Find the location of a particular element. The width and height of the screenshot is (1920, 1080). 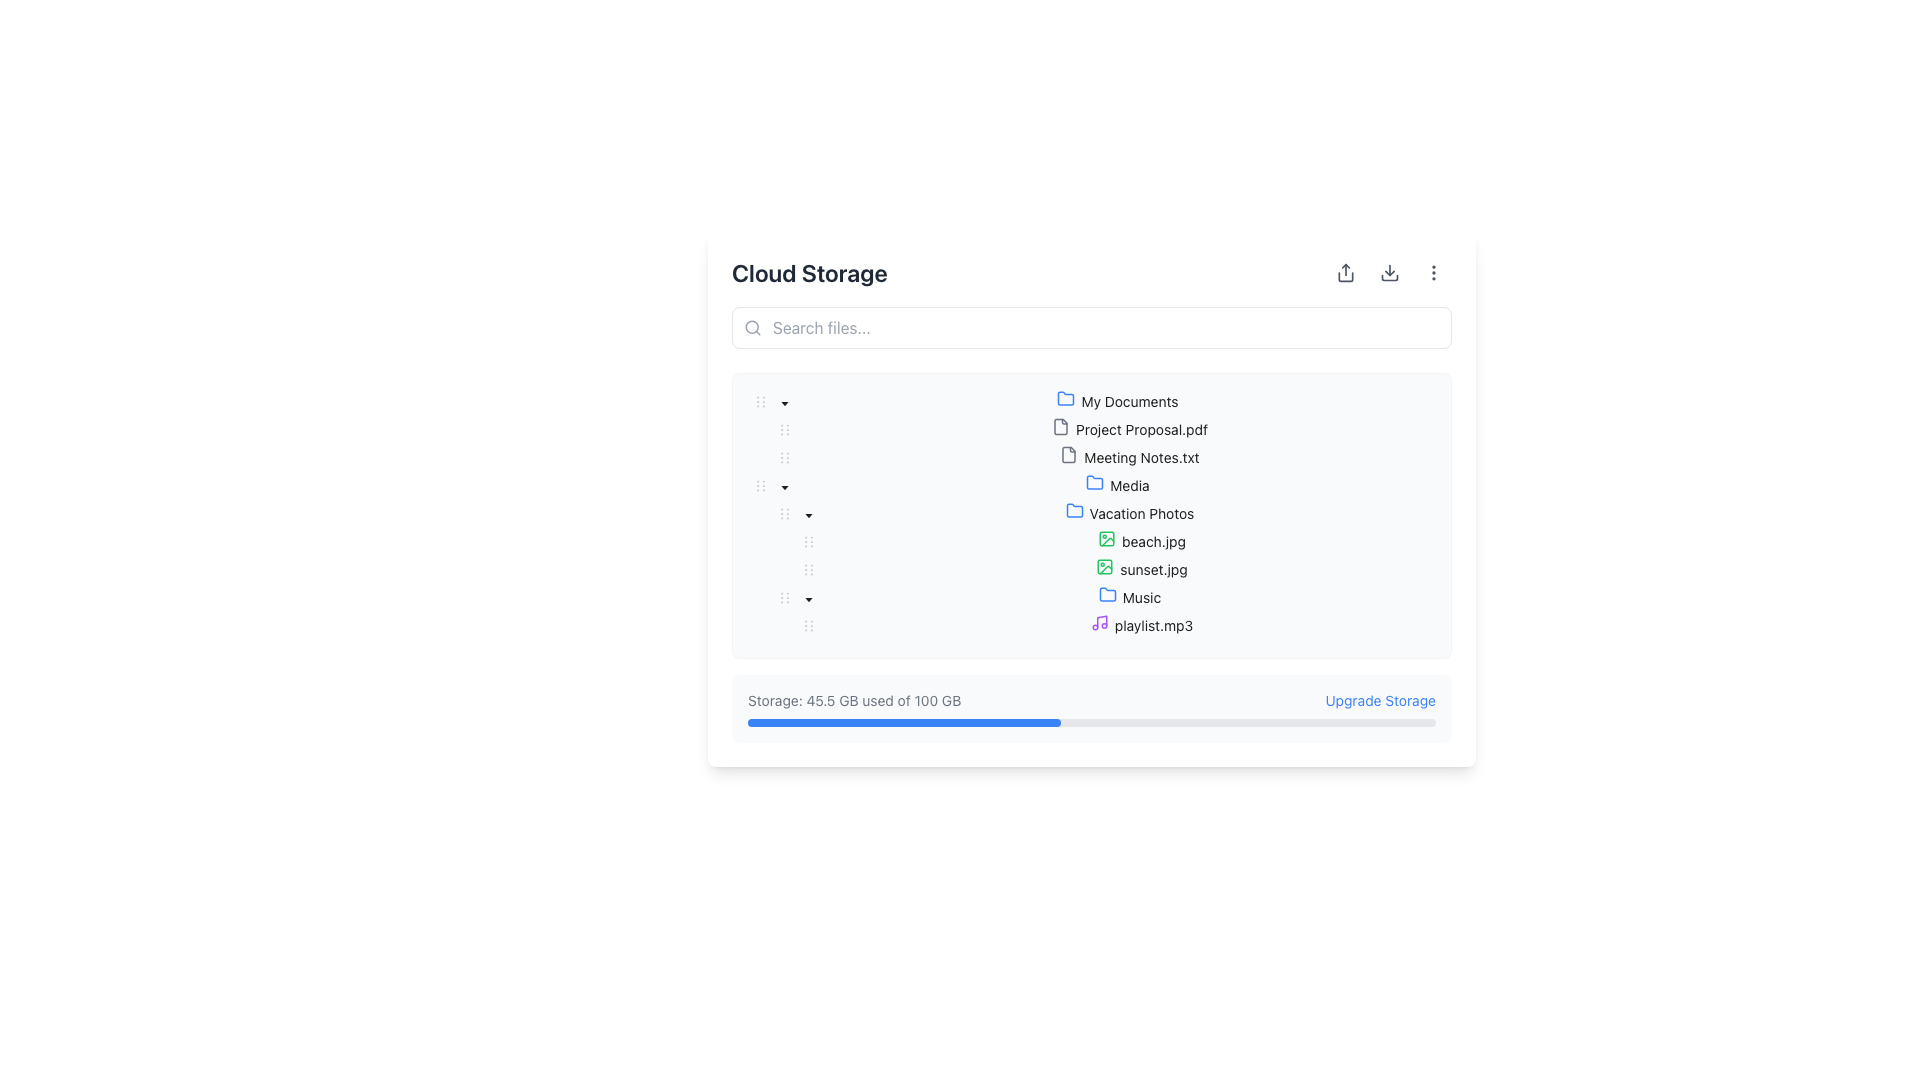

the Tree indentation marker located before the 'Vacation Photos' folder to maintain the alignment in the tree view is located at coordinates (760, 512).